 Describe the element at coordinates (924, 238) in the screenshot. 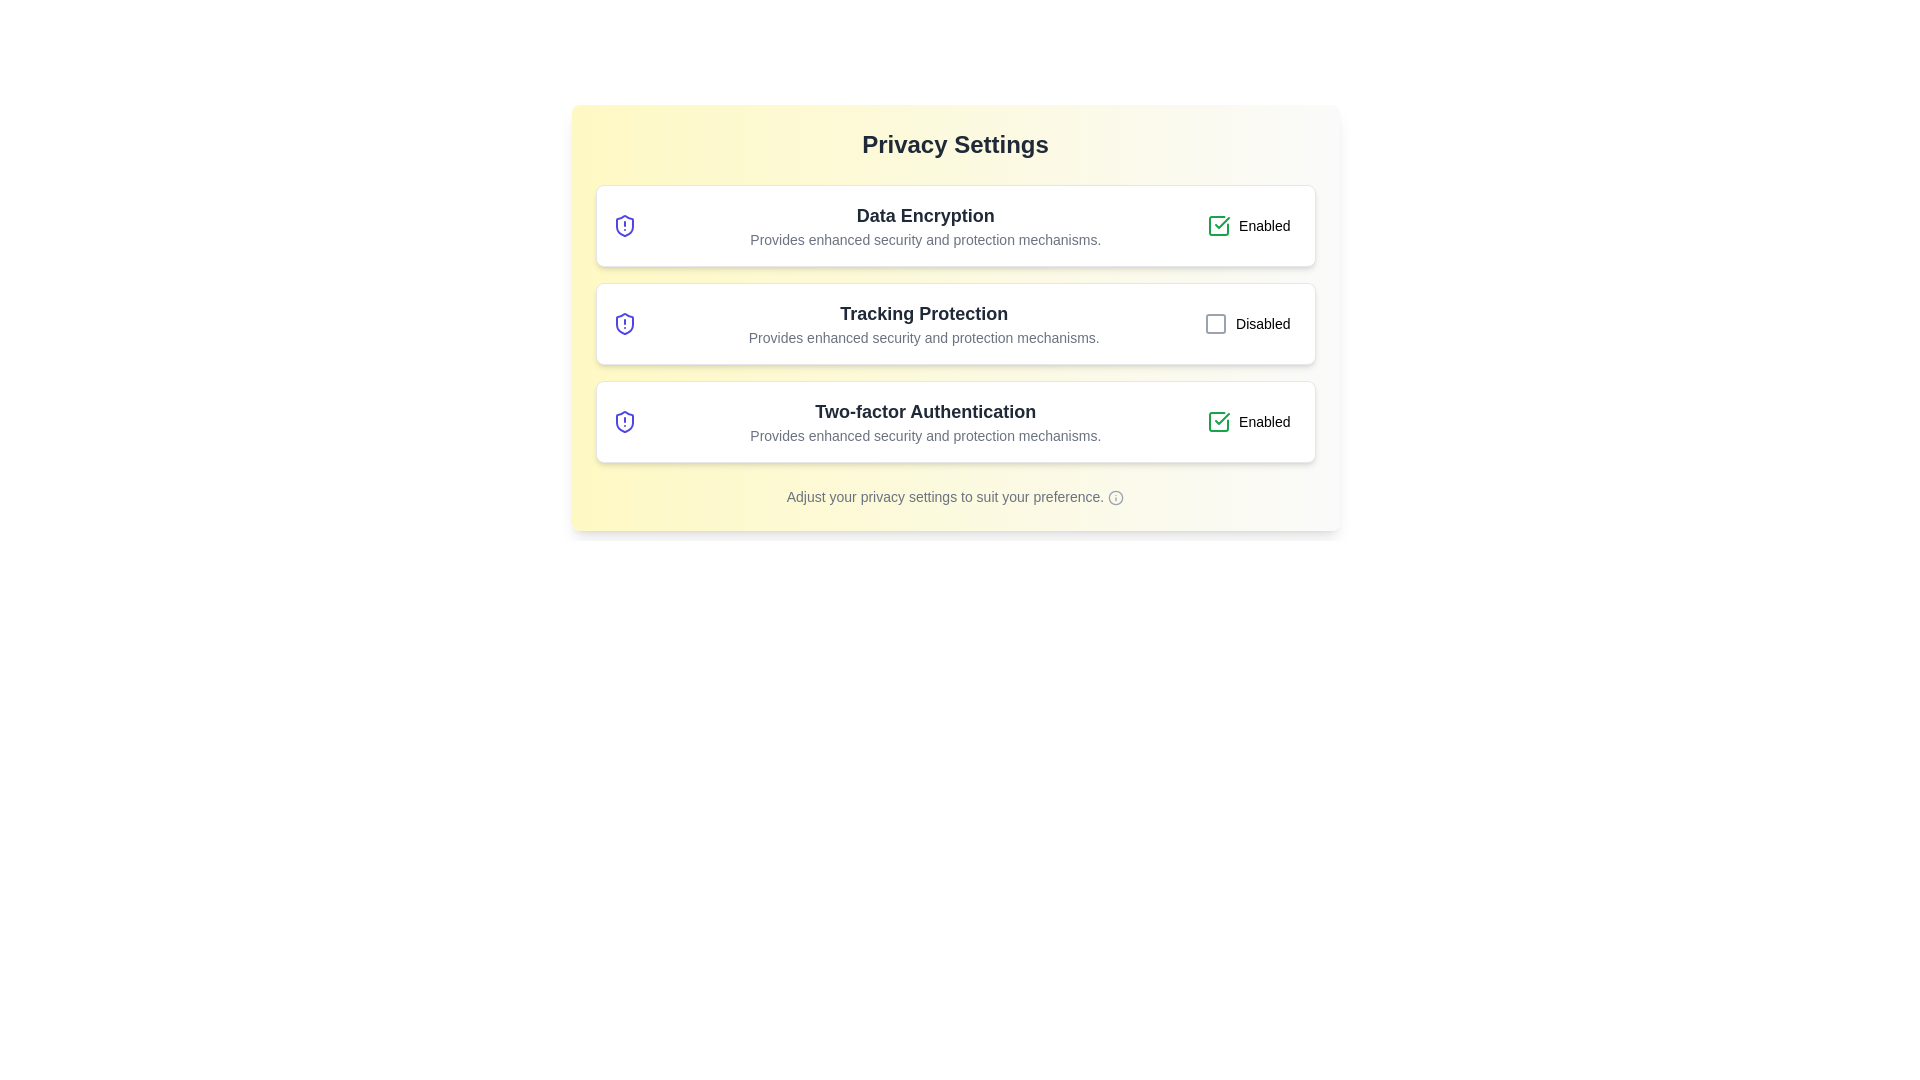

I see `the text element reading 'Provides enhanced security and protection mechanisms.' located beneath the title 'Data Encryption' in the settings interface` at that location.